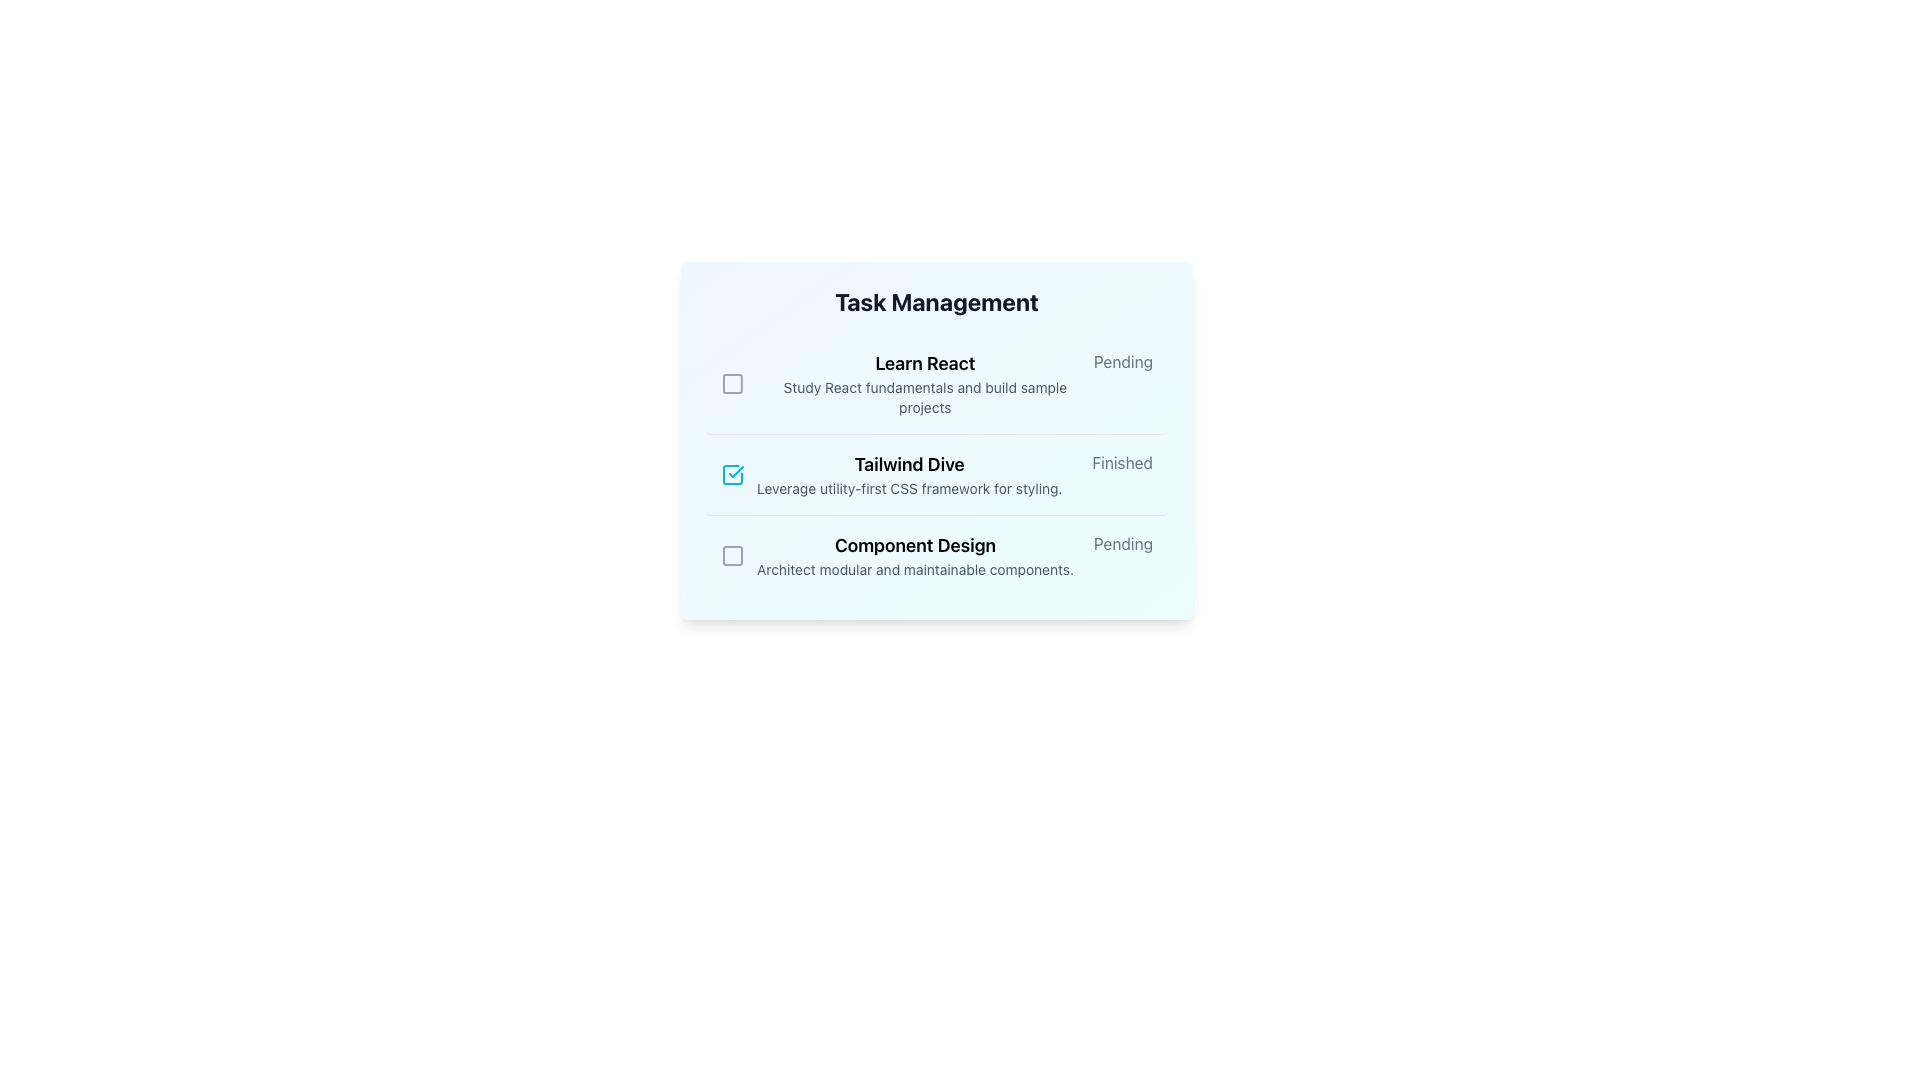  Describe the element at coordinates (732, 555) in the screenshot. I see `the checkbox located in the third row of the Task Management interface, associated with the task 'Component Design'` at that location.